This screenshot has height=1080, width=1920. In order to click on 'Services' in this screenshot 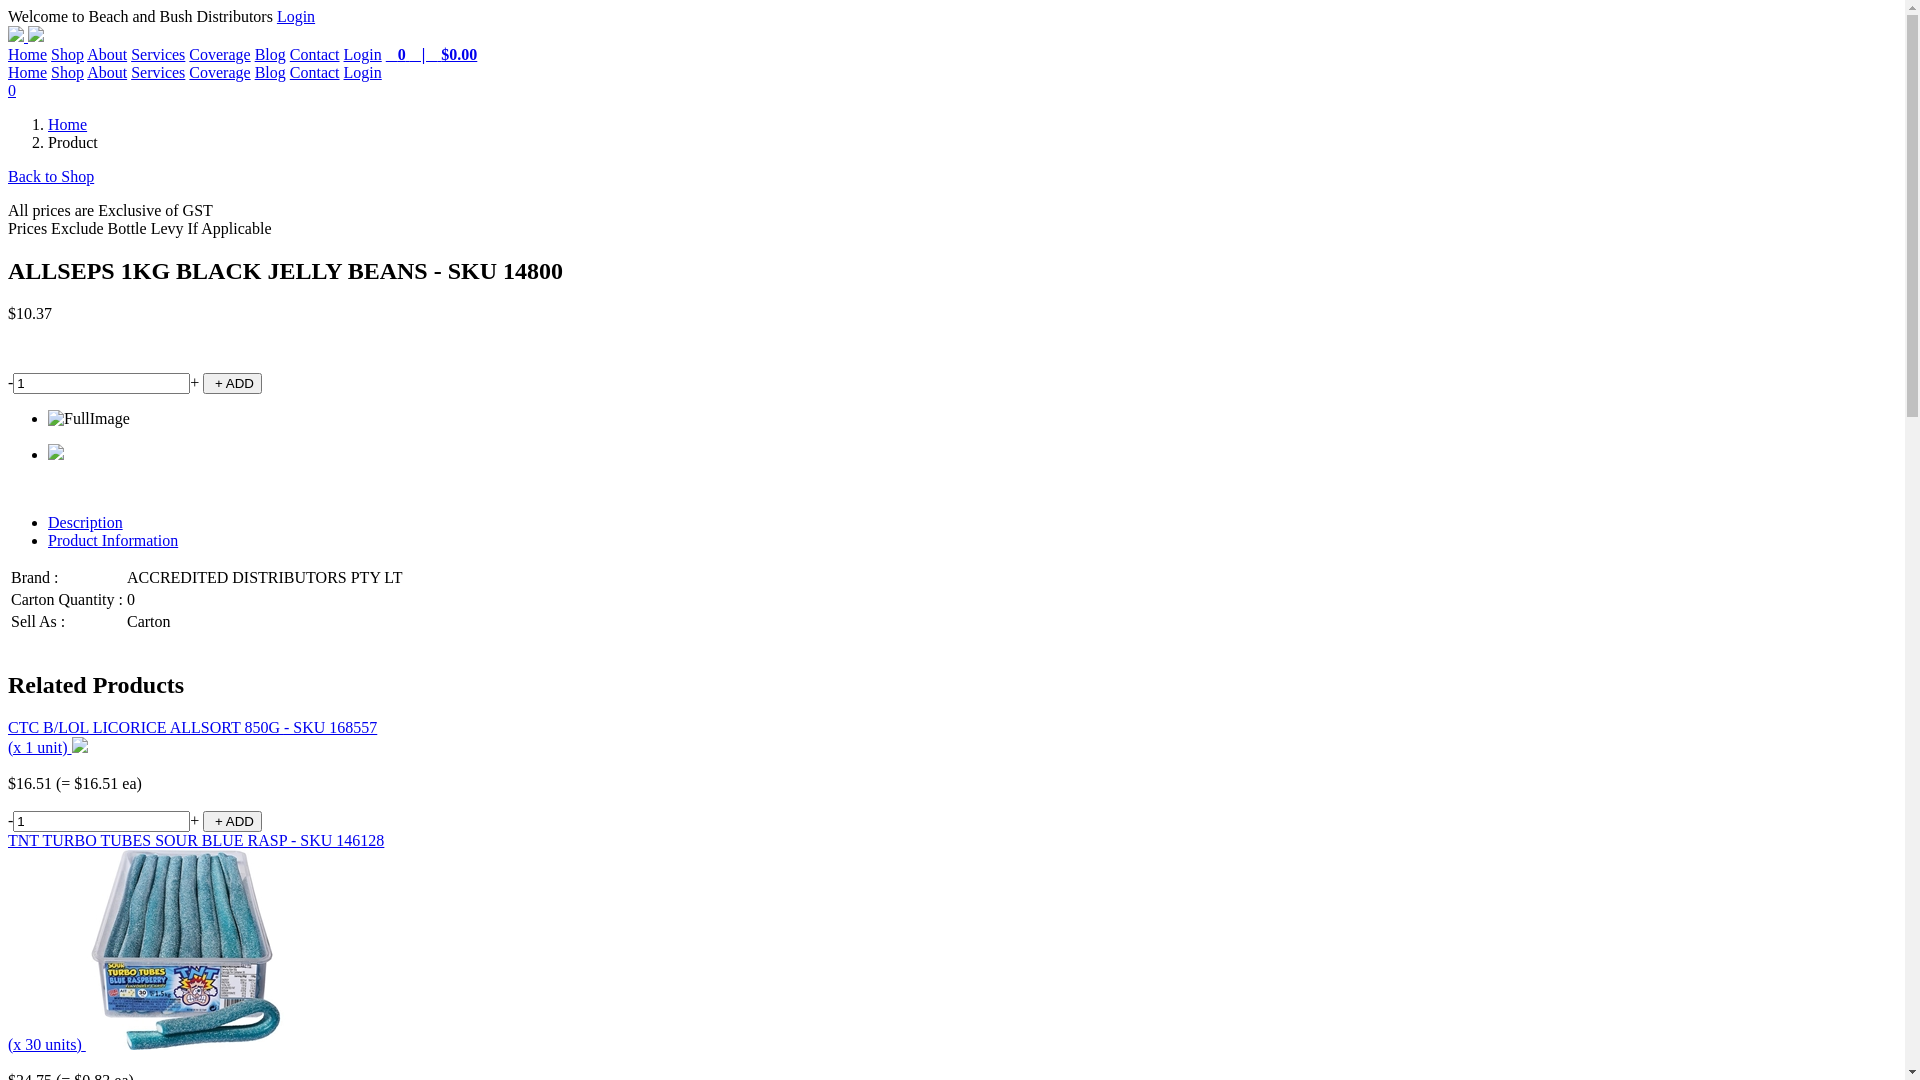, I will do `click(129, 71)`.